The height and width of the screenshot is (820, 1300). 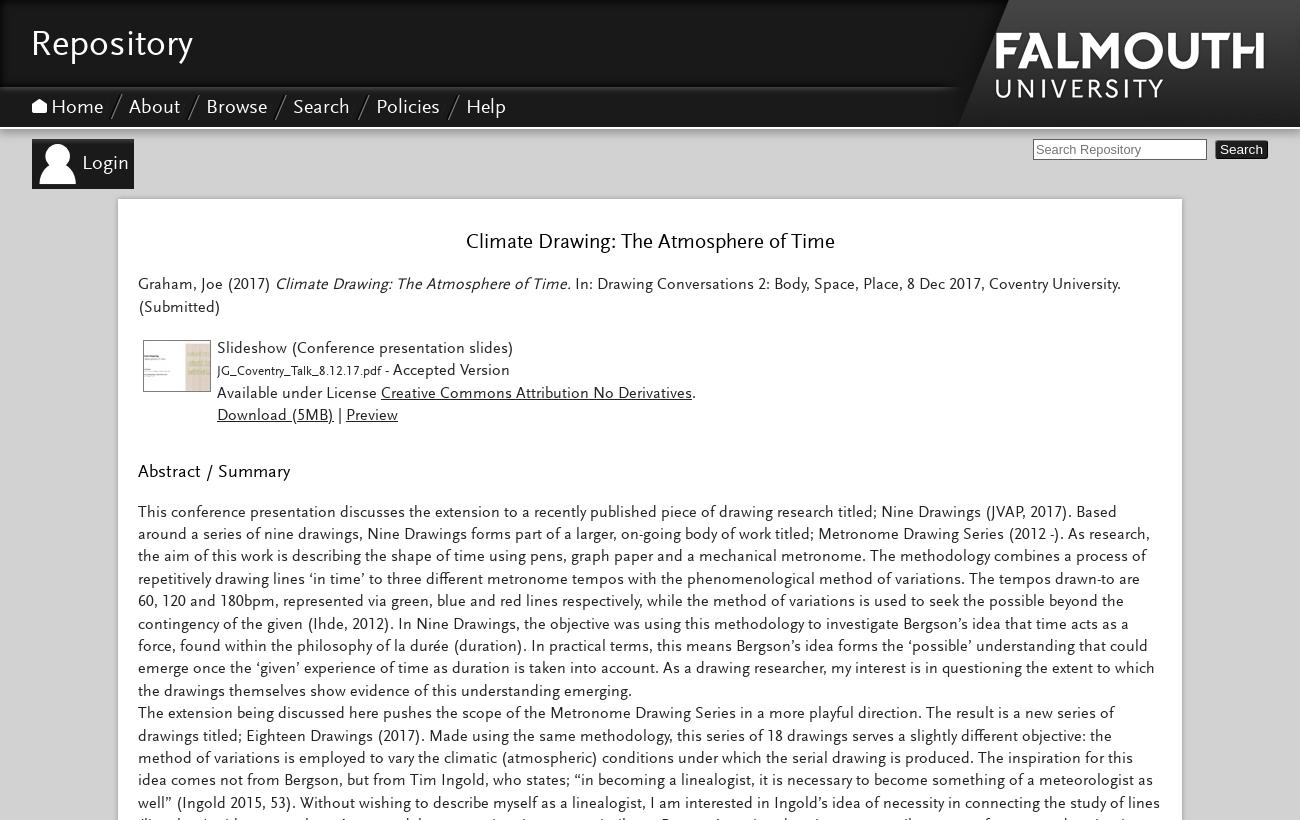 What do you see at coordinates (110, 45) in the screenshot?
I see `'Repository'` at bounding box center [110, 45].